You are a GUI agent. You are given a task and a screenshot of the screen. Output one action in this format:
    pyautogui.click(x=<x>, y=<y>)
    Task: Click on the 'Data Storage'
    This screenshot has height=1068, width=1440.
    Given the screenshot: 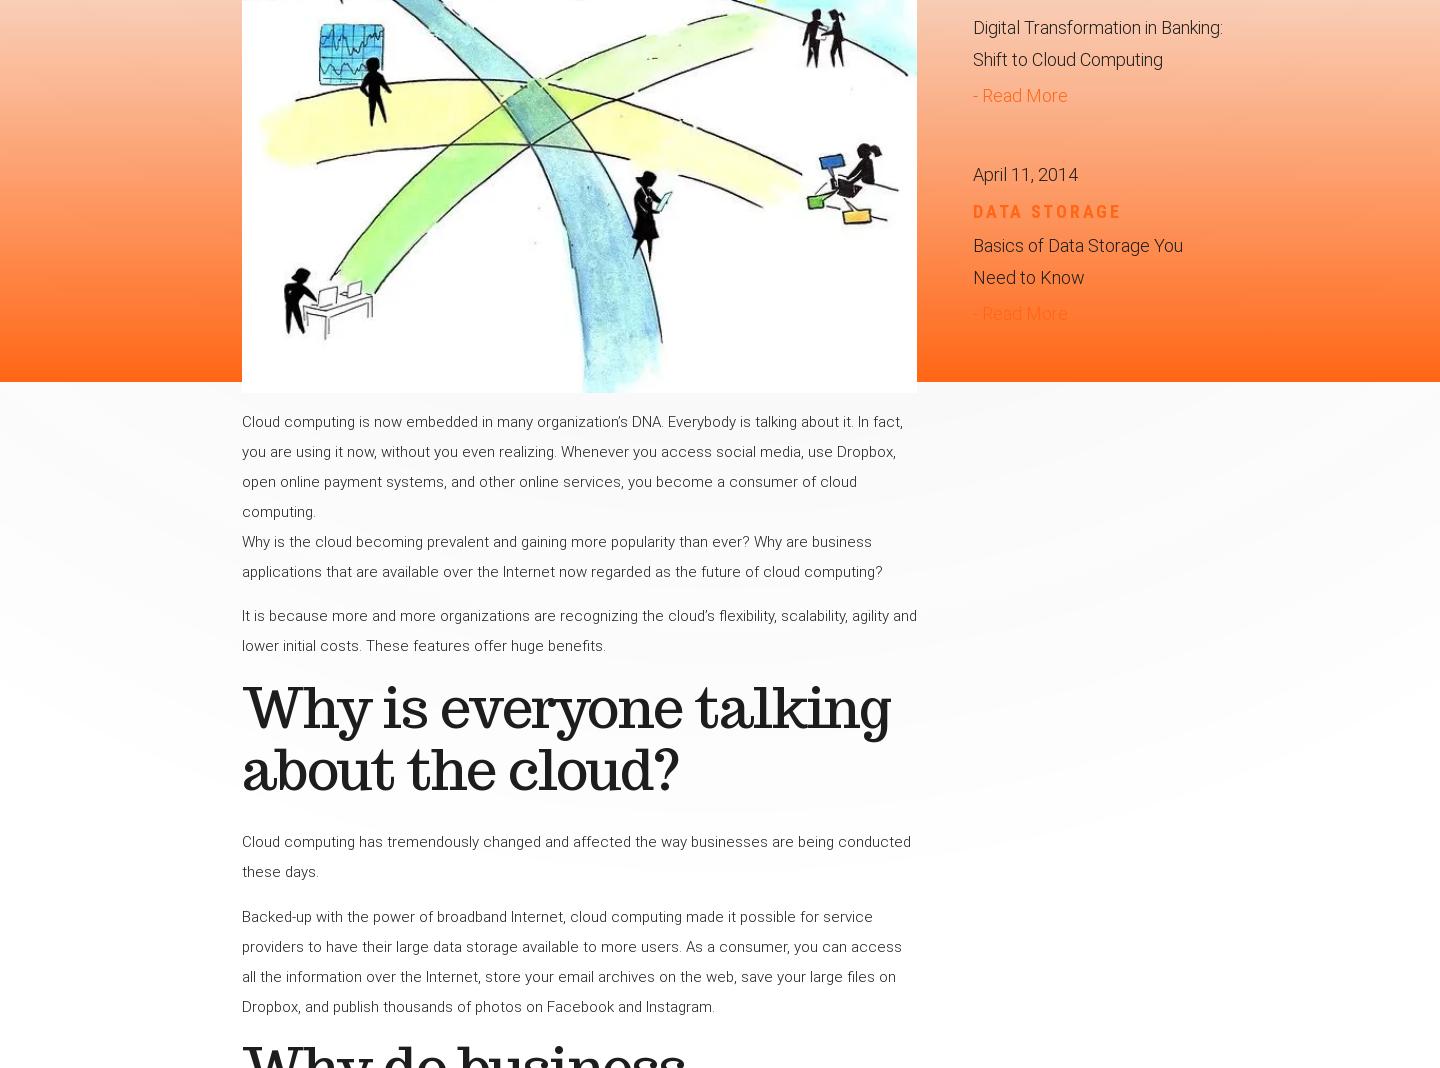 What is the action you would take?
    pyautogui.click(x=972, y=210)
    